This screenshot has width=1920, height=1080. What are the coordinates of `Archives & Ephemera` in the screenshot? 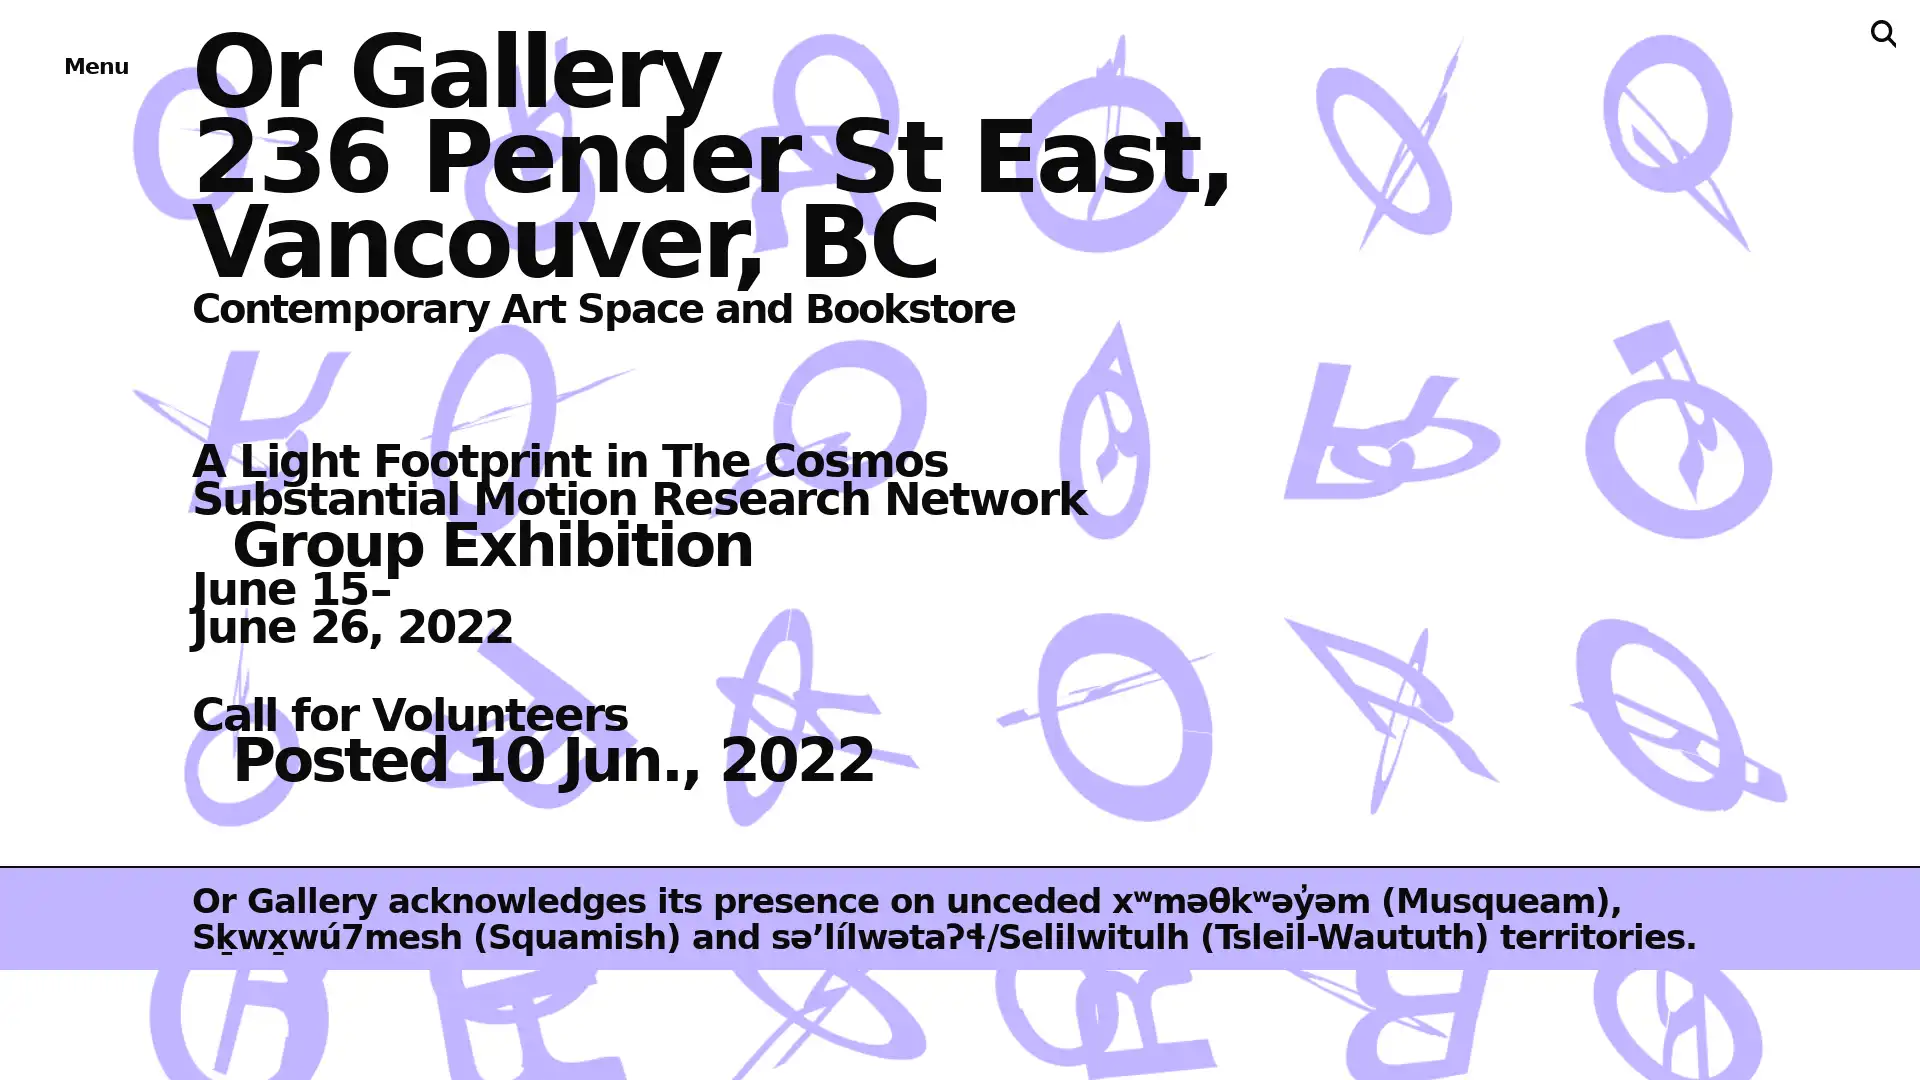 It's located at (434, 680).